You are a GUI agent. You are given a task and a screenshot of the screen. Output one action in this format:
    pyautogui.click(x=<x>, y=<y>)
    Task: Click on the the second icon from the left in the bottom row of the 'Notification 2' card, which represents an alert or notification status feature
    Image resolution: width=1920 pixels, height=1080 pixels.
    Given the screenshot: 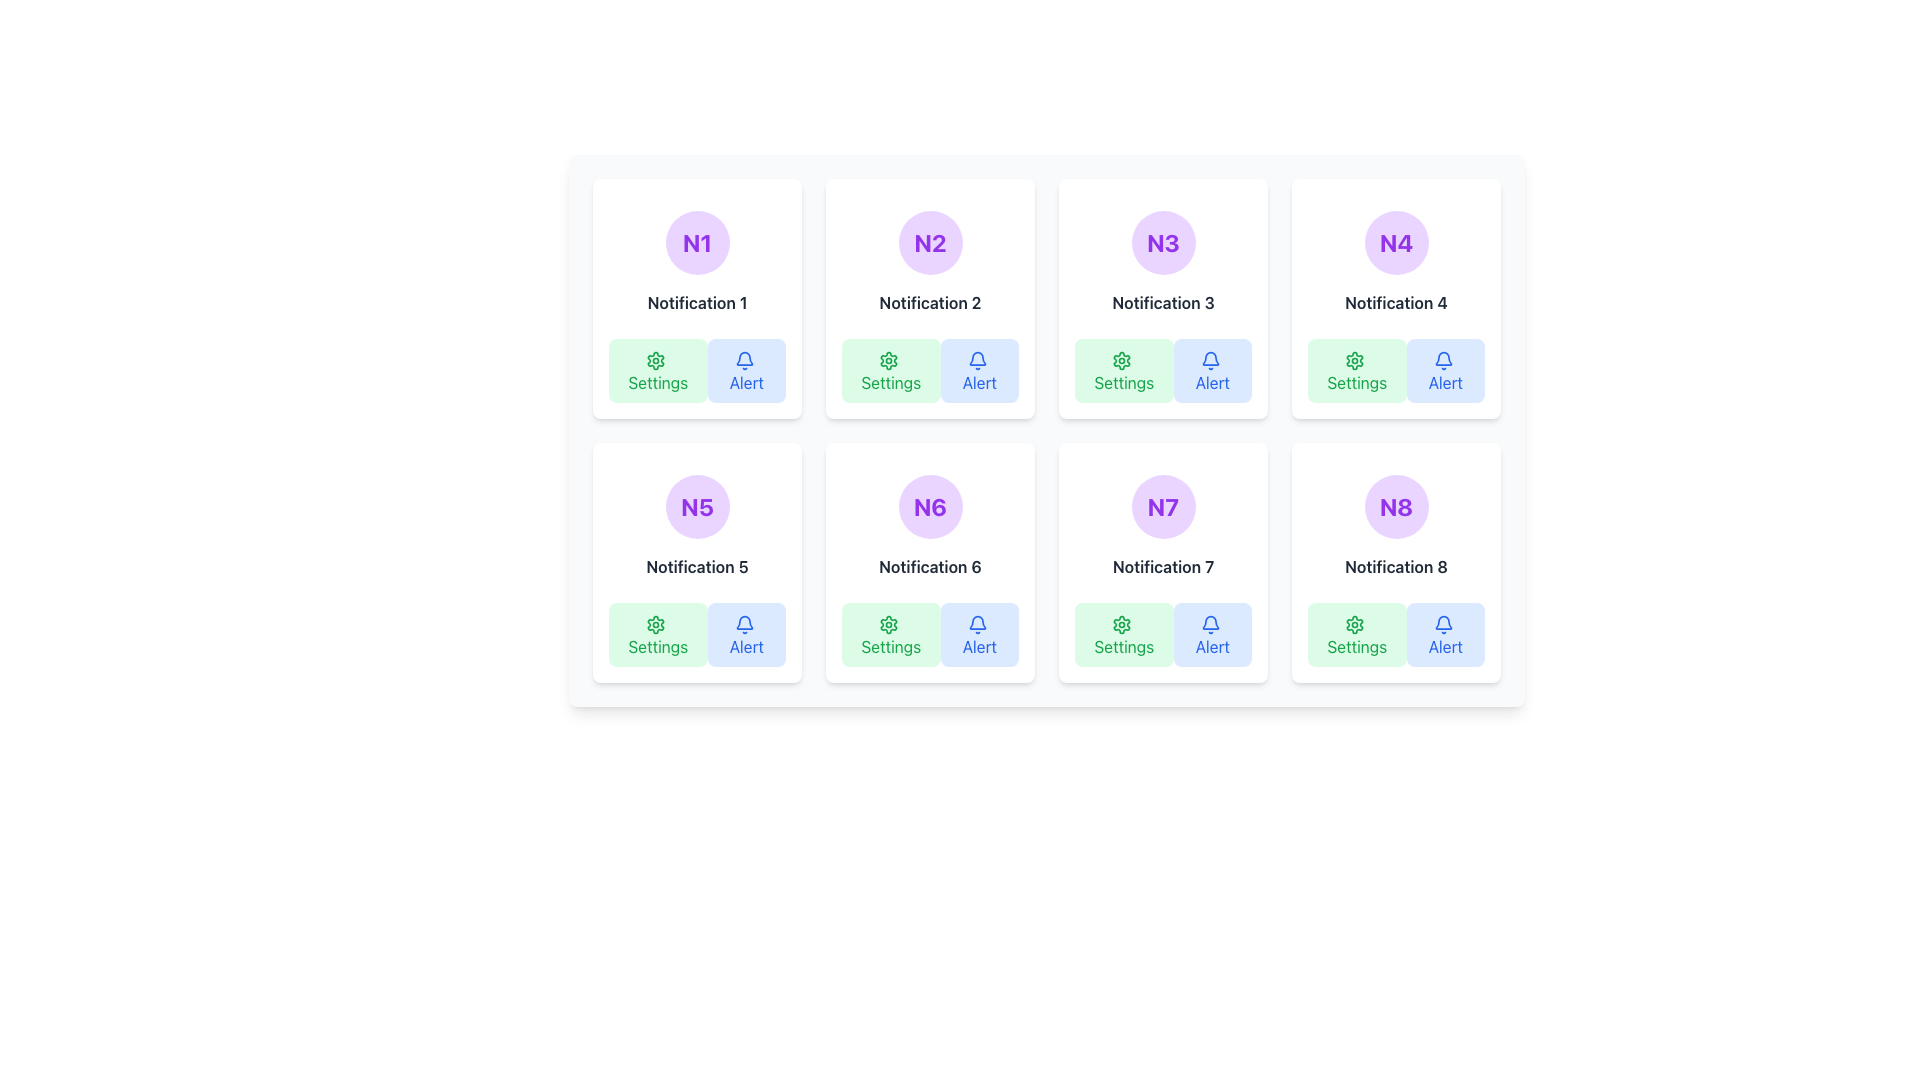 What is the action you would take?
    pyautogui.click(x=977, y=357)
    